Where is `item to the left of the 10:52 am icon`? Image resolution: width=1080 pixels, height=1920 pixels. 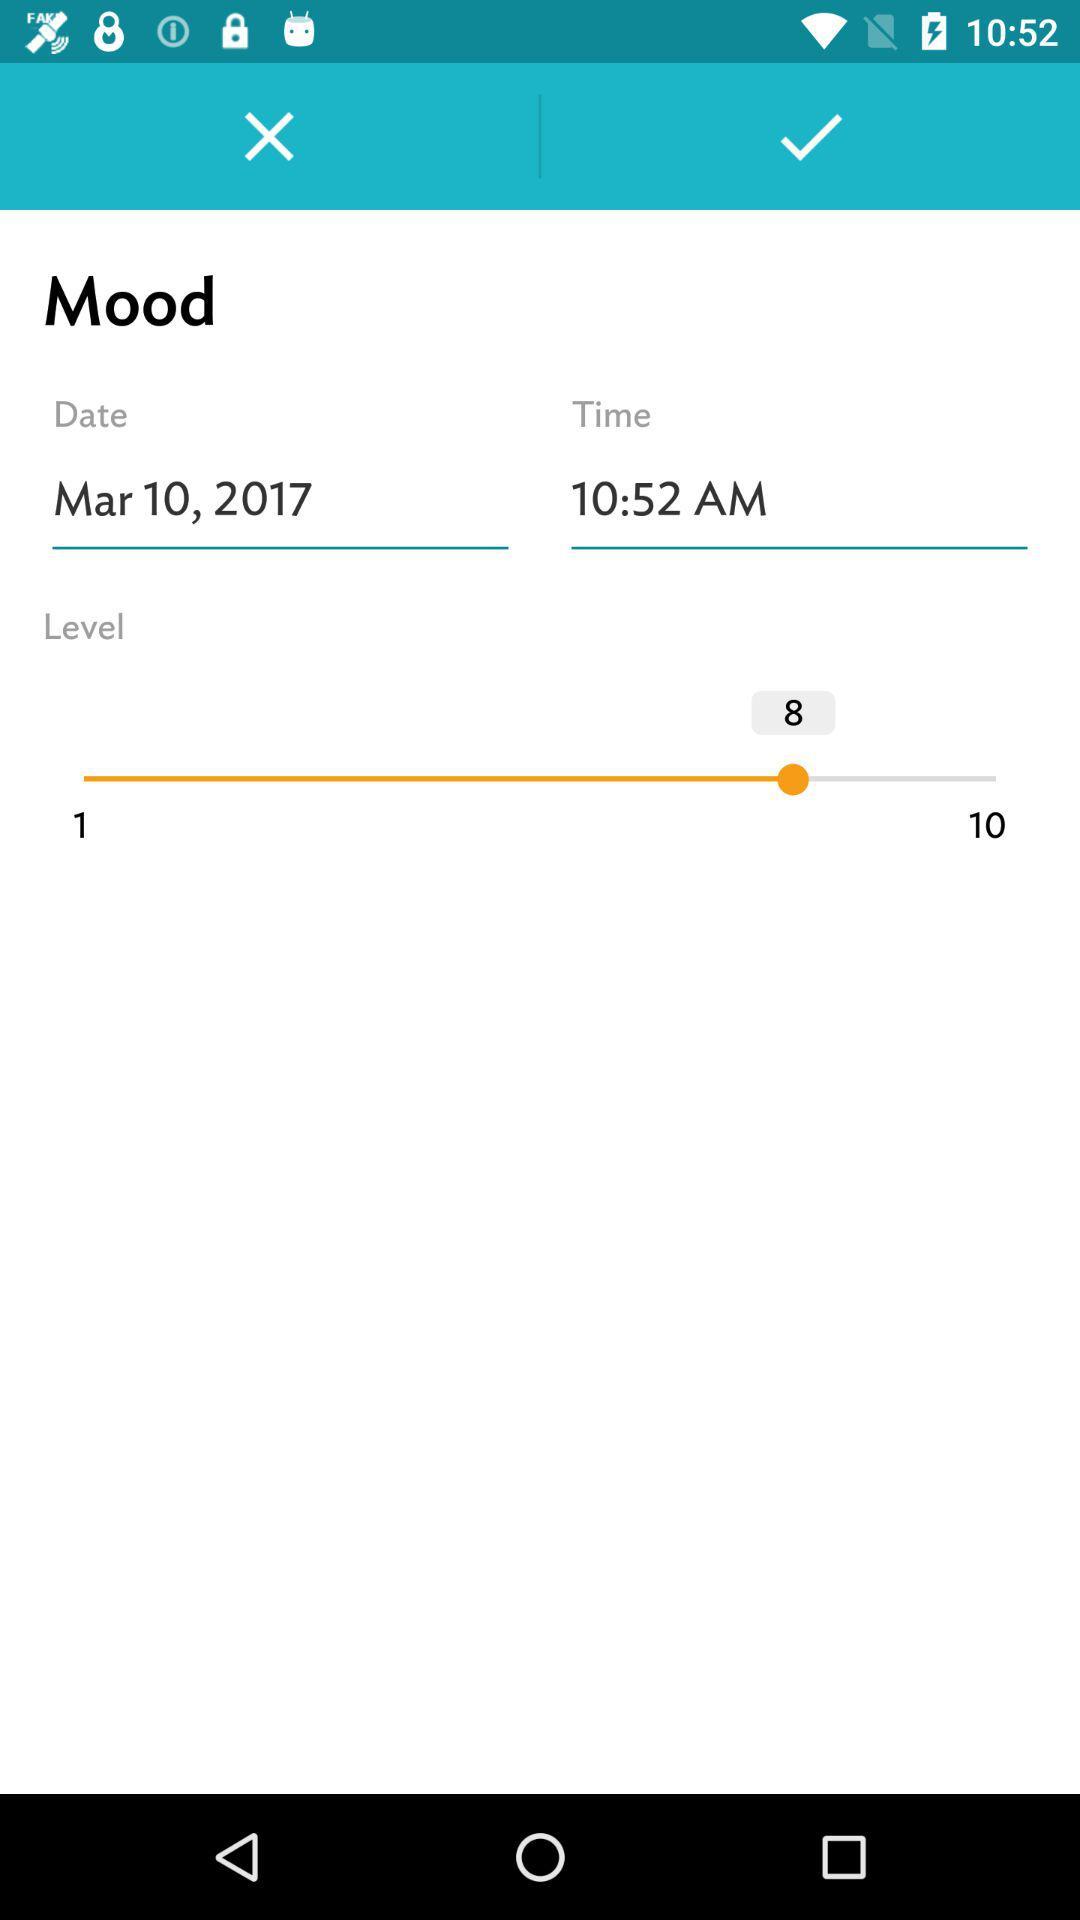 item to the left of the 10:52 am icon is located at coordinates (280, 499).